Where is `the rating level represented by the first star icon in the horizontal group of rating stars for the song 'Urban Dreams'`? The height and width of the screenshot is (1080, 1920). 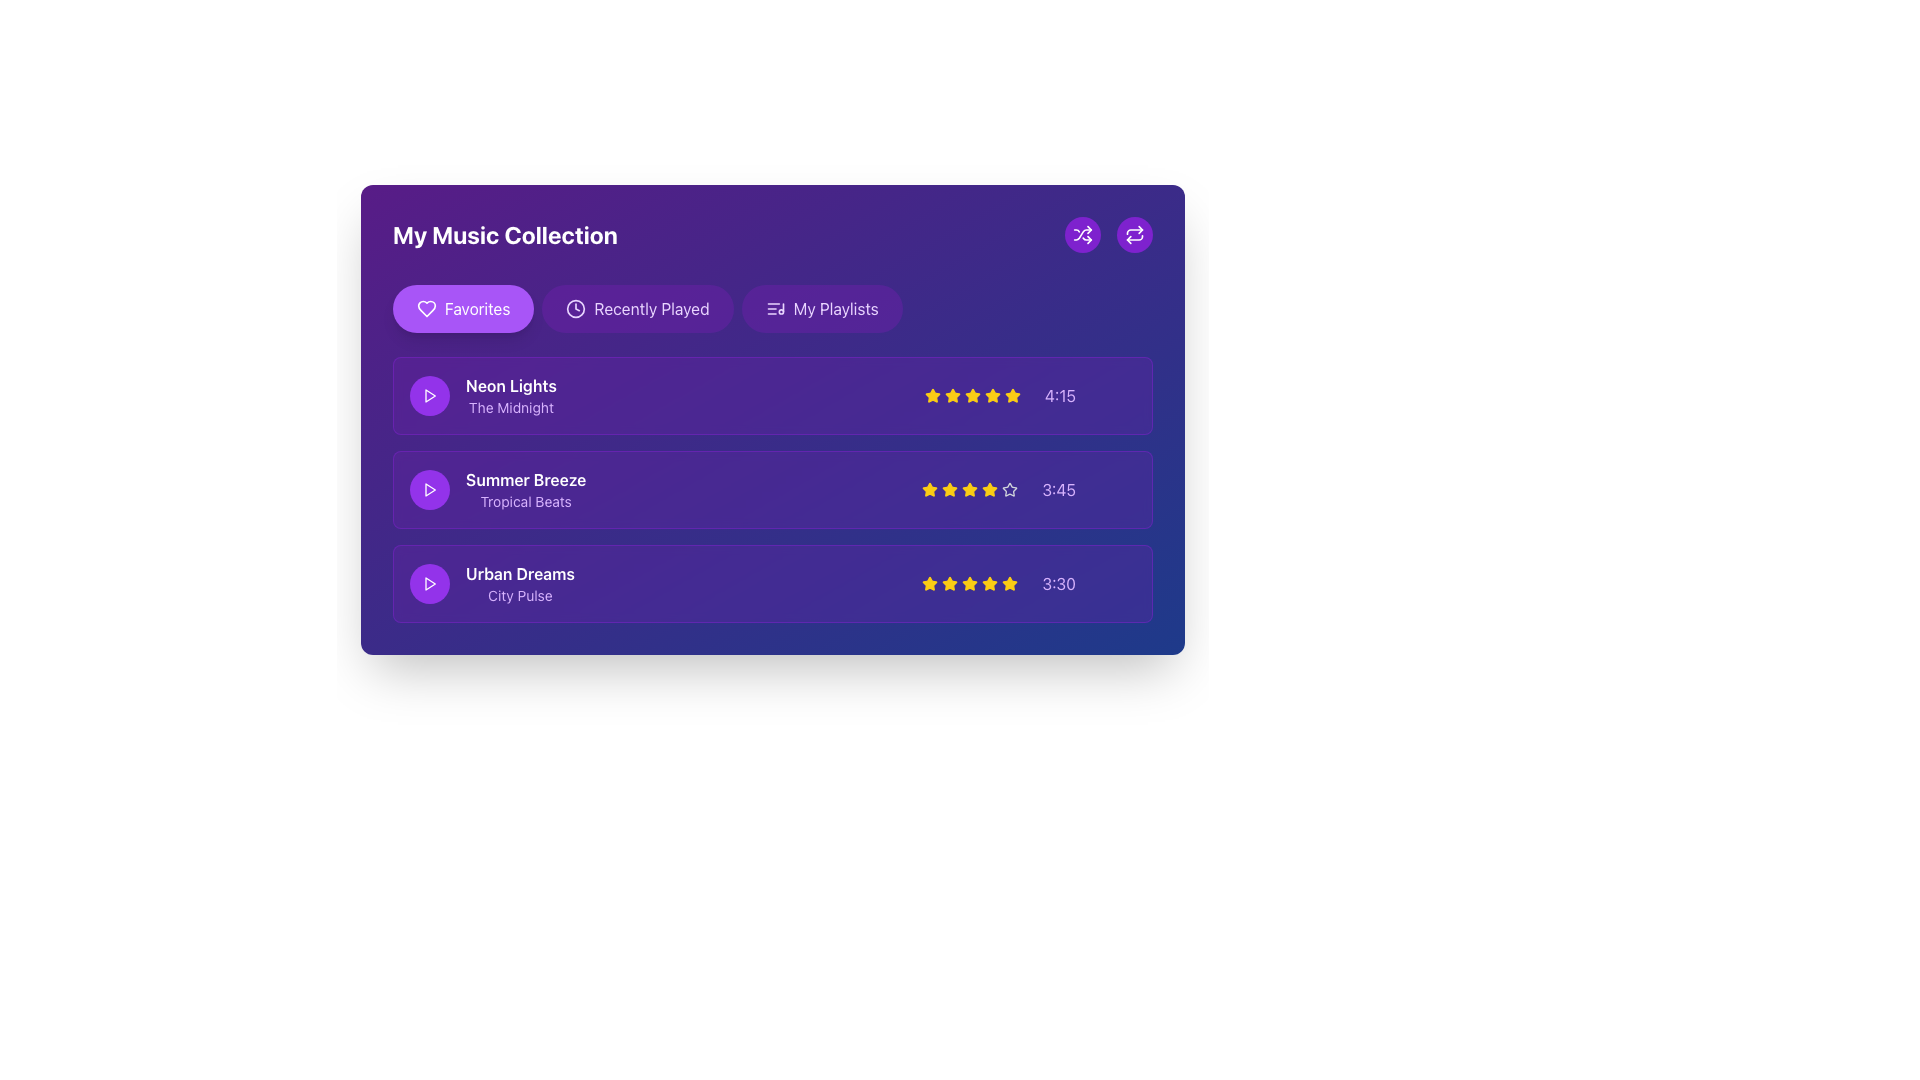 the rating level represented by the first star icon in the horizontal group of rating stars for the song 'Urban Dreams' is located at coordinates (929, 583).